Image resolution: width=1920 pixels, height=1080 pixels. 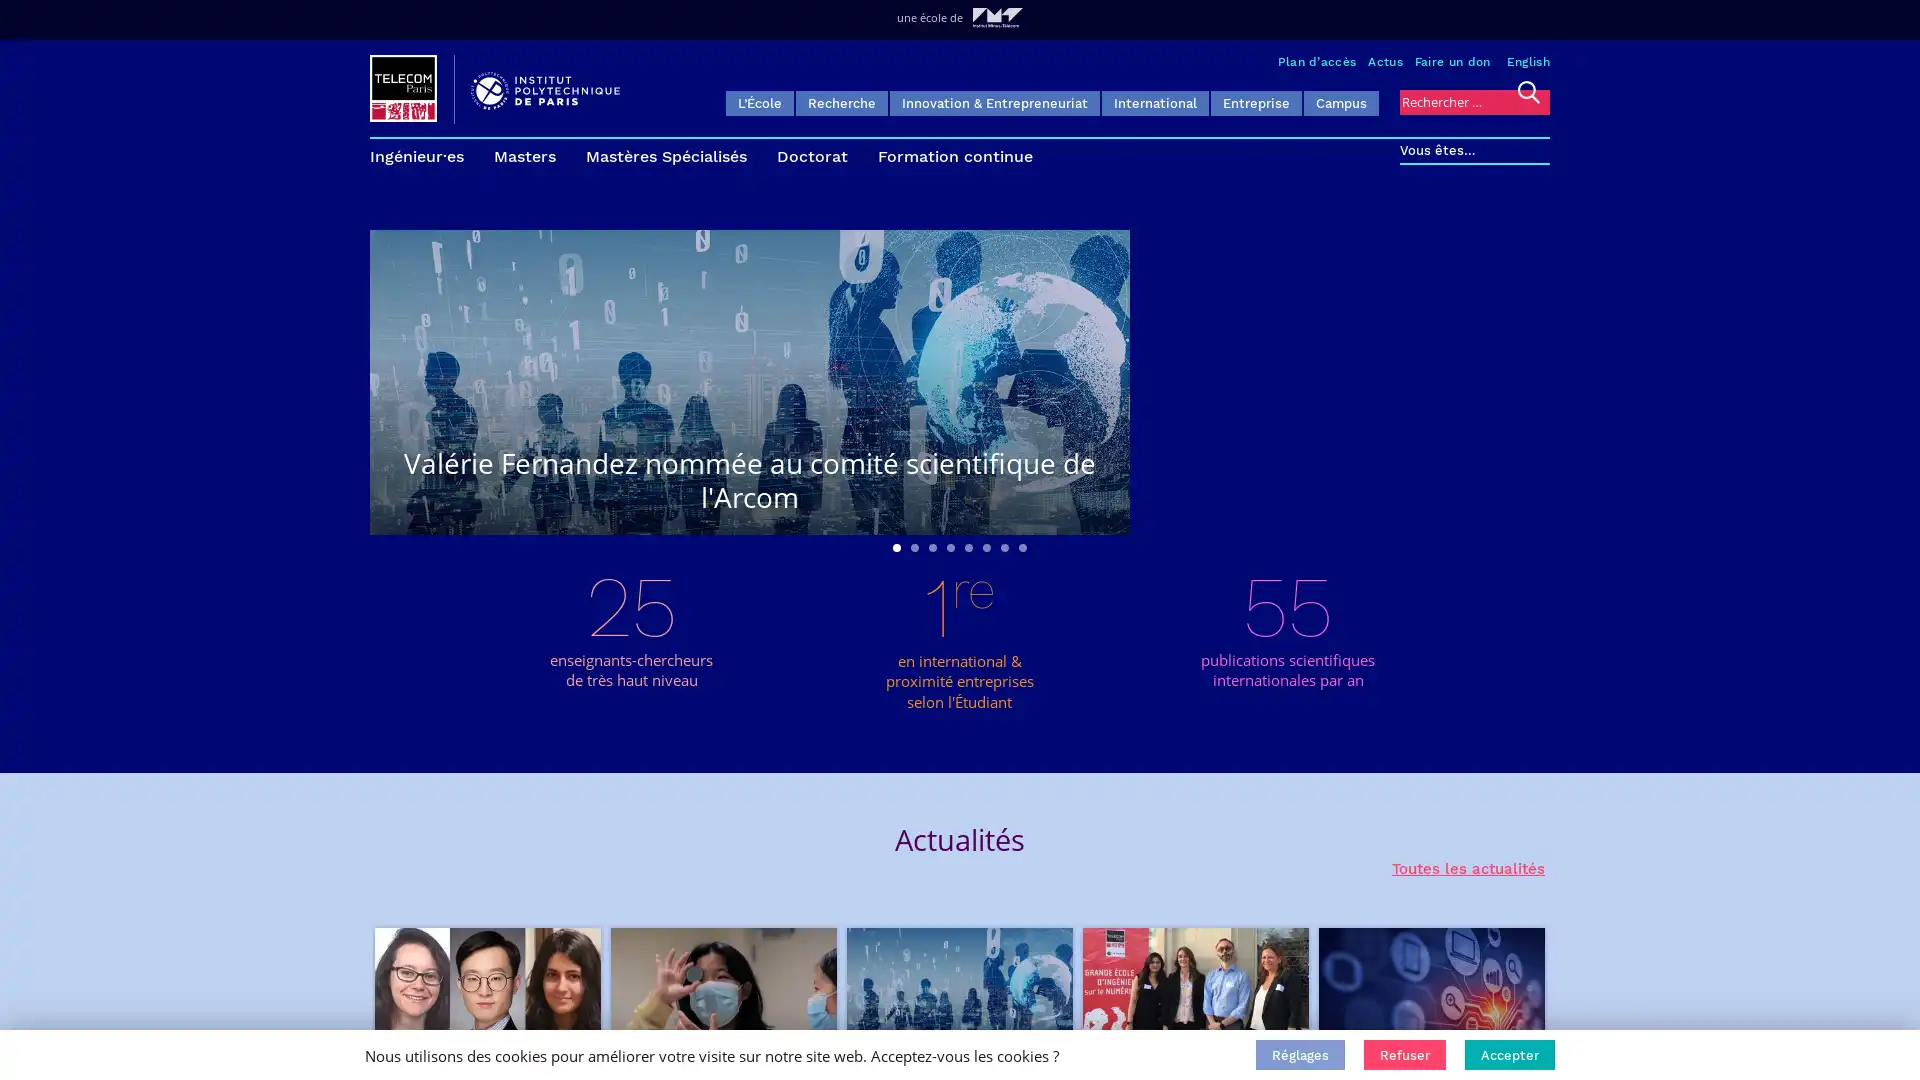 What do you see at coordinates (1300, 1053) in the screenshot?
I see `Reglages` at bounding box center [1300, 1053].